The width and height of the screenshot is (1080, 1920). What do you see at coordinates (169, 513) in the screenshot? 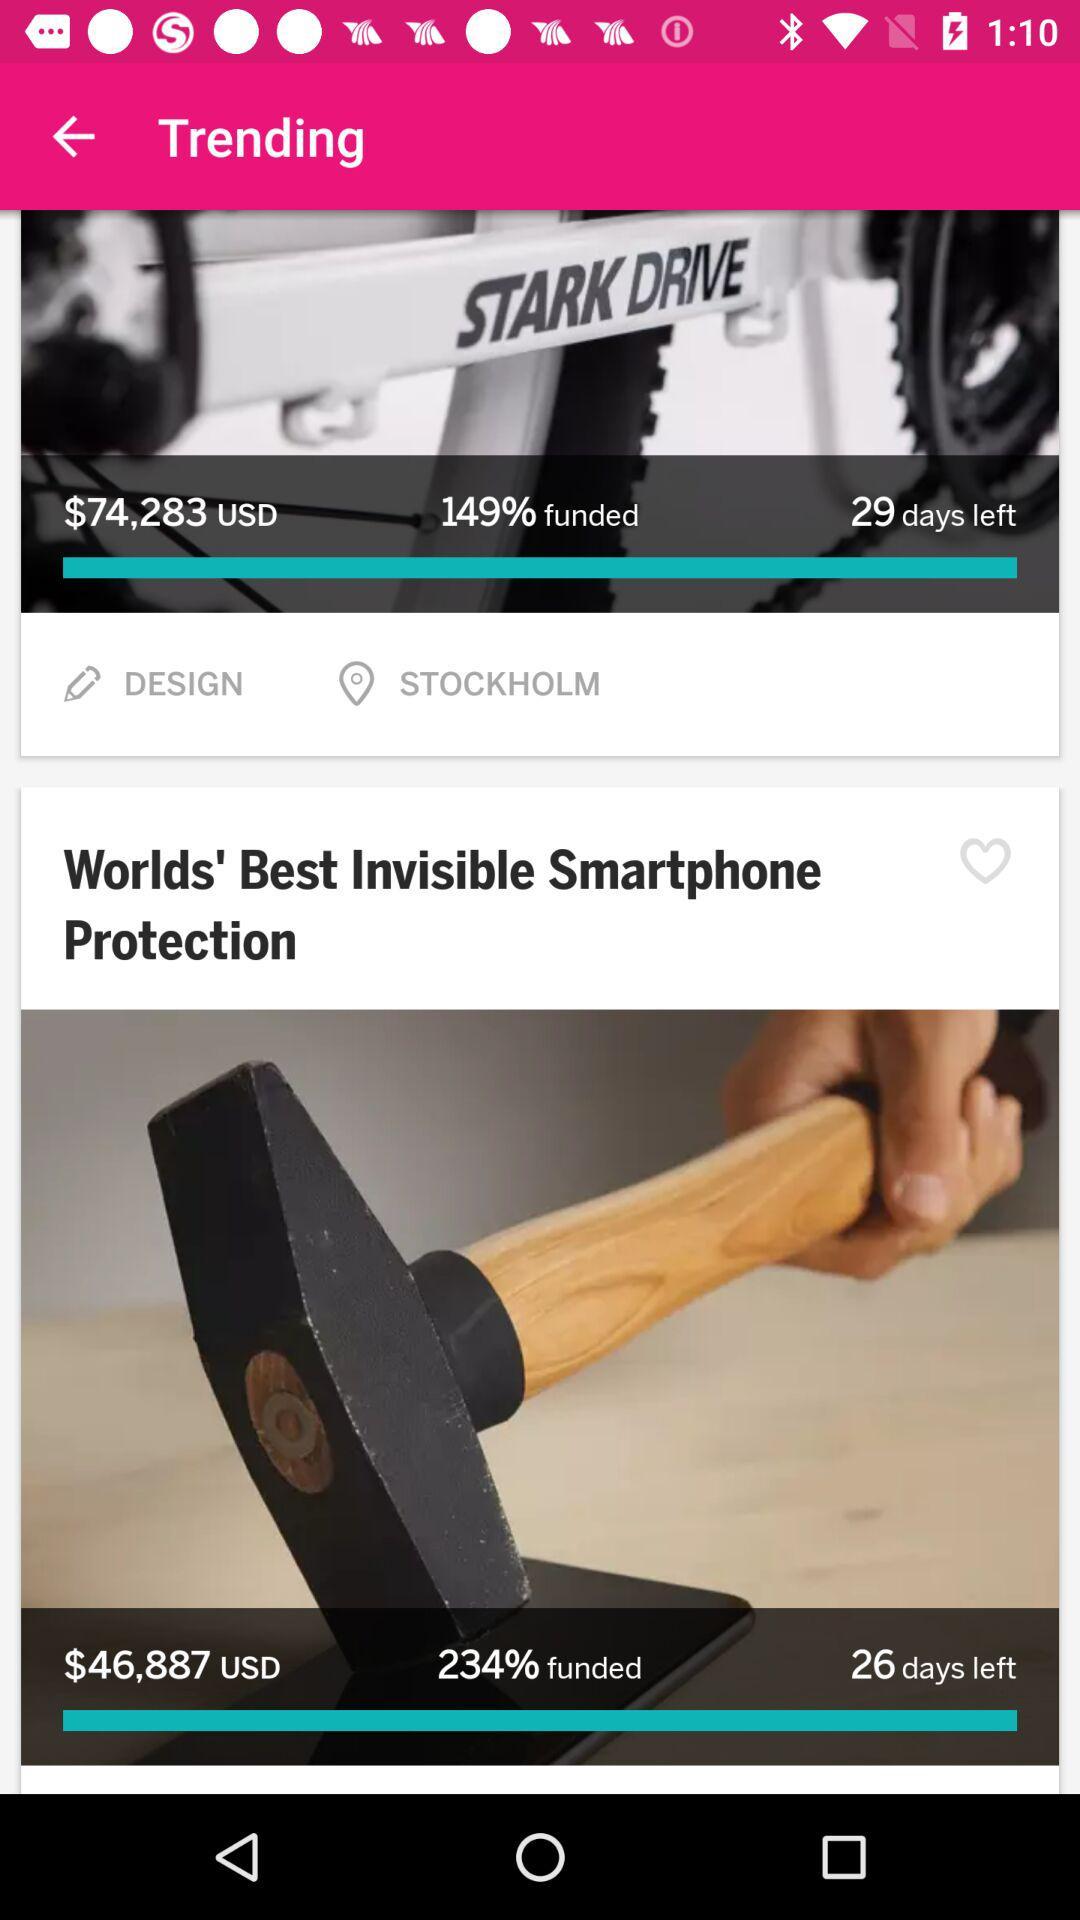
I see `item to the left of 149% funded item` at bounding box center [169, 513].